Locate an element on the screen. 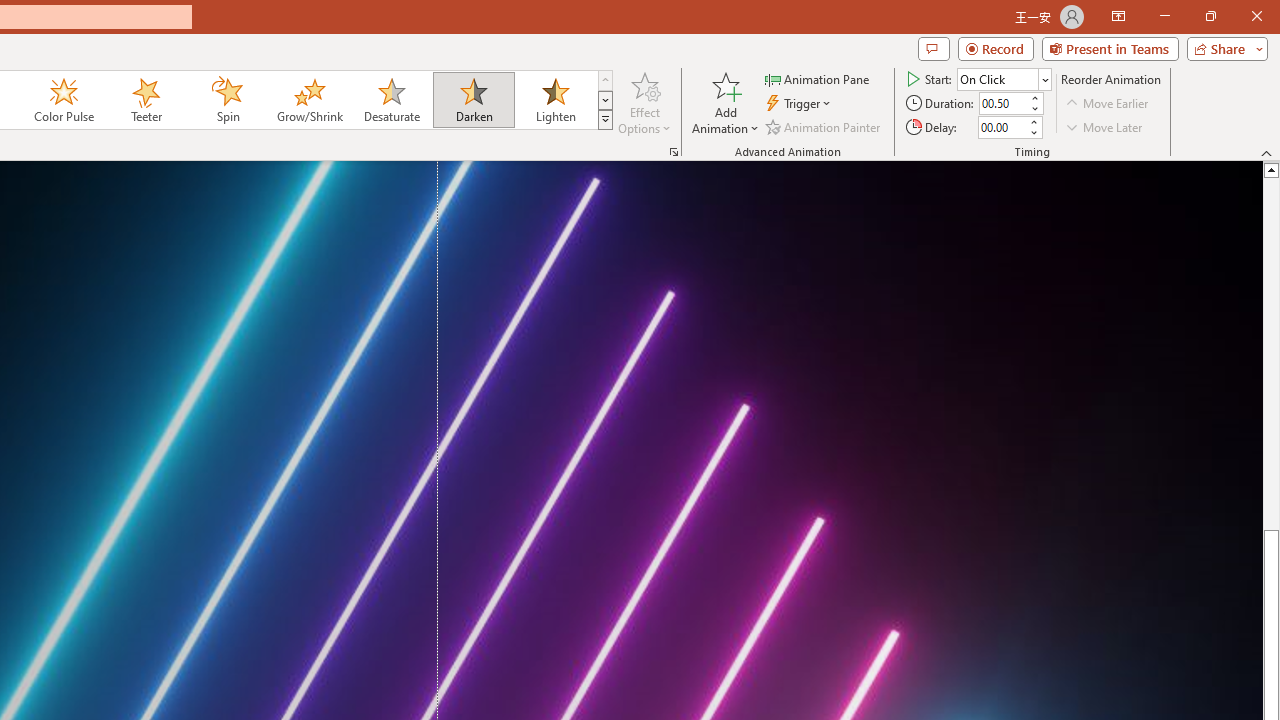  'Animation Pane' is located at coordinates (818, 78).